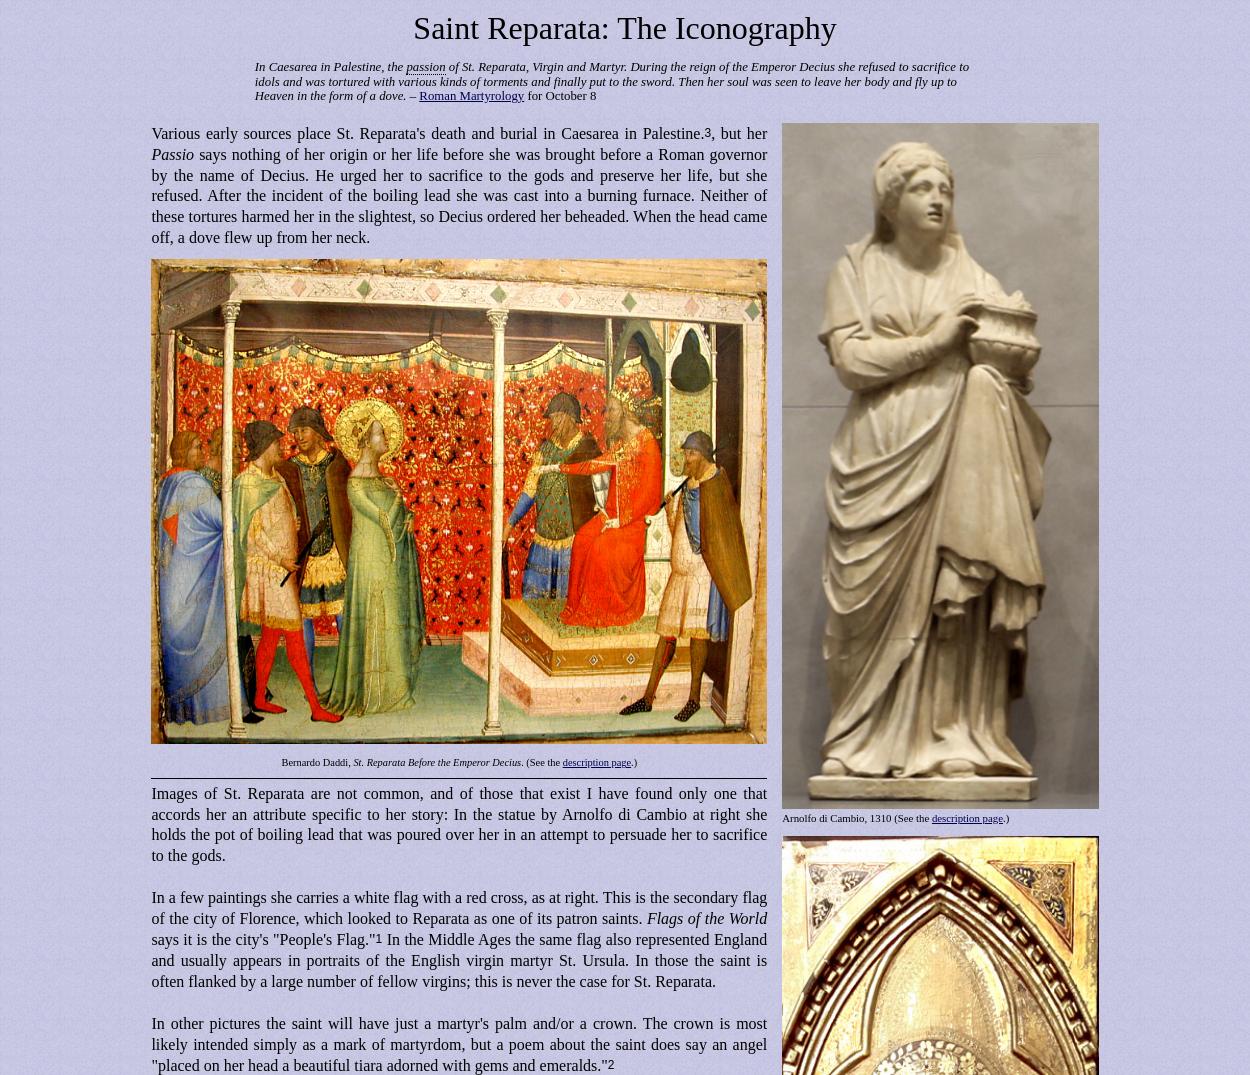 The image size is (1250, 1075). What do you see at coordinates (458, 960) in the screenshot?
I see `'In the Middle Ages the same flag also represented England and usually appears in portraits of the English virgin martyr St. Ursula. In those the saint is often flanked by a large number of fellow virgins; this is never the case for St. Reparata.'` at bounding box center [458, 960].